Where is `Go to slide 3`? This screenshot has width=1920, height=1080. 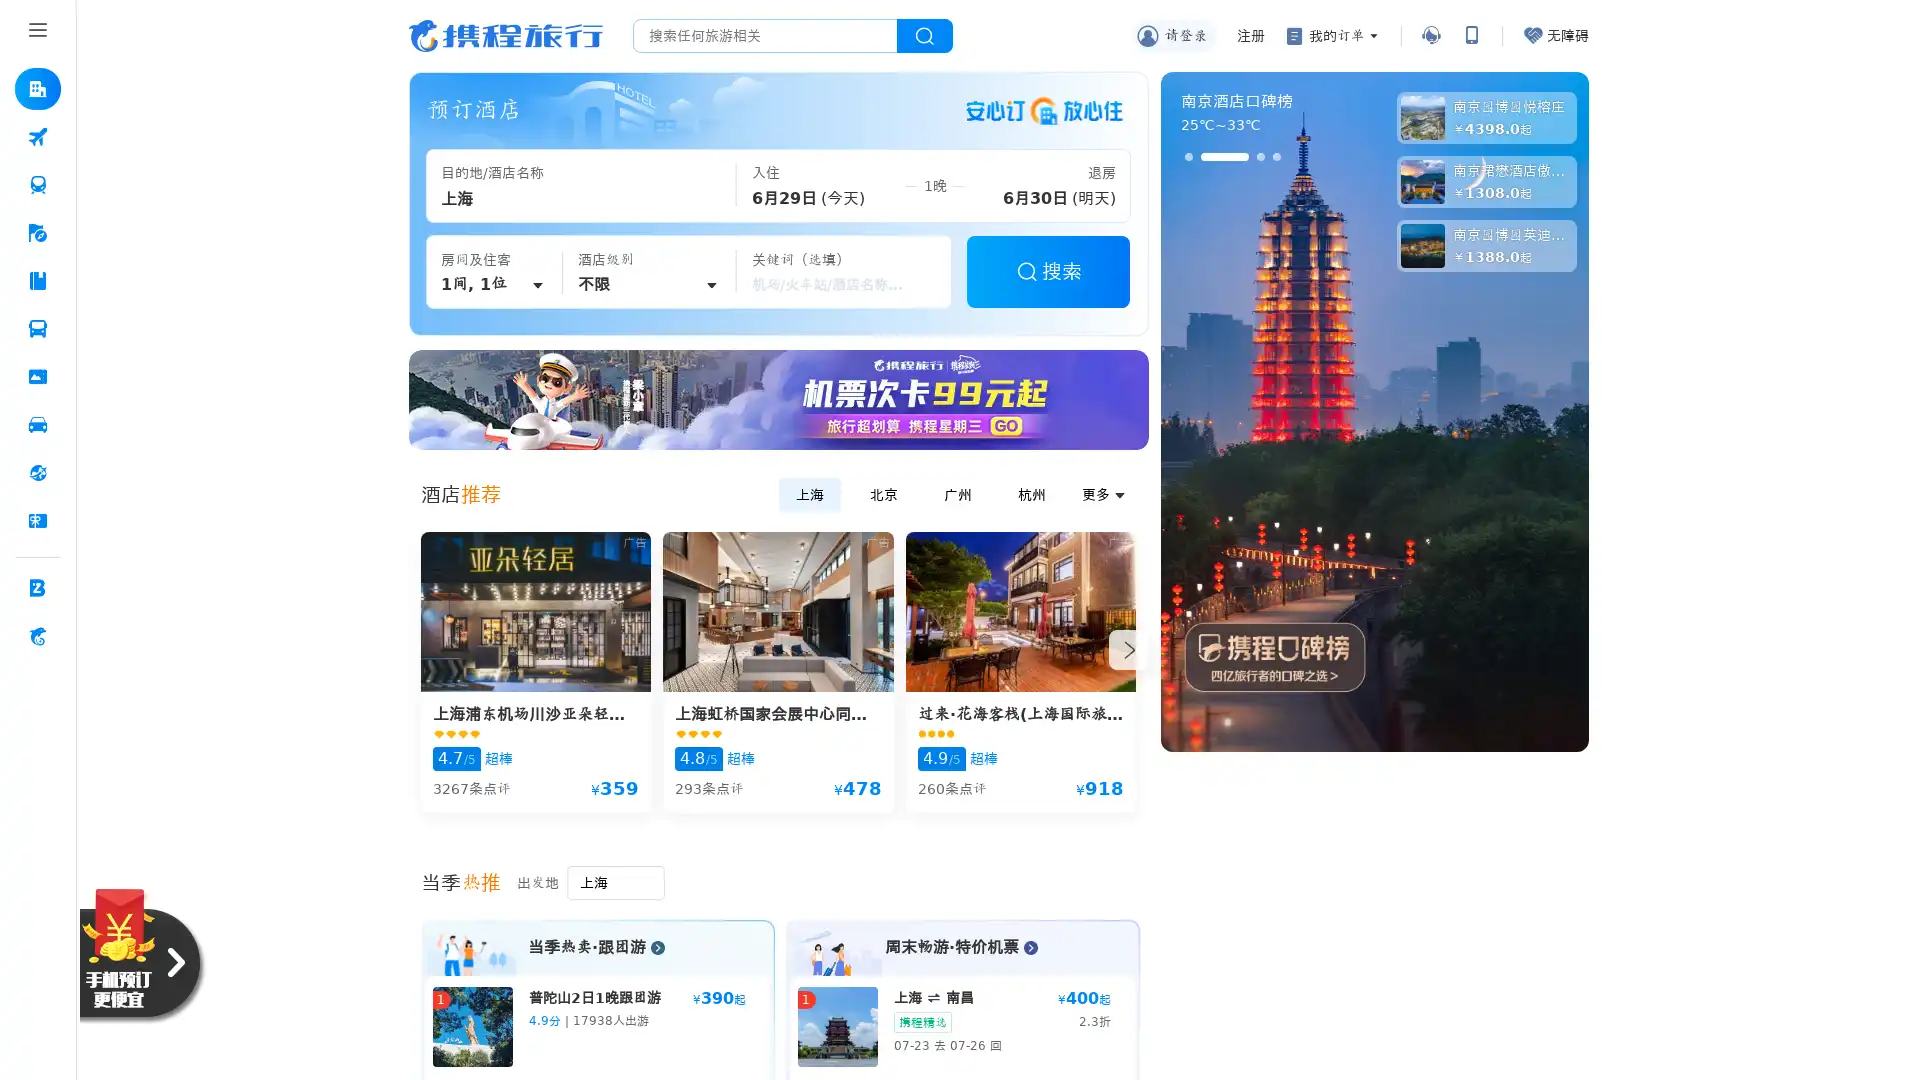
Go to slide 3 is located at coordinates (1258, 156).